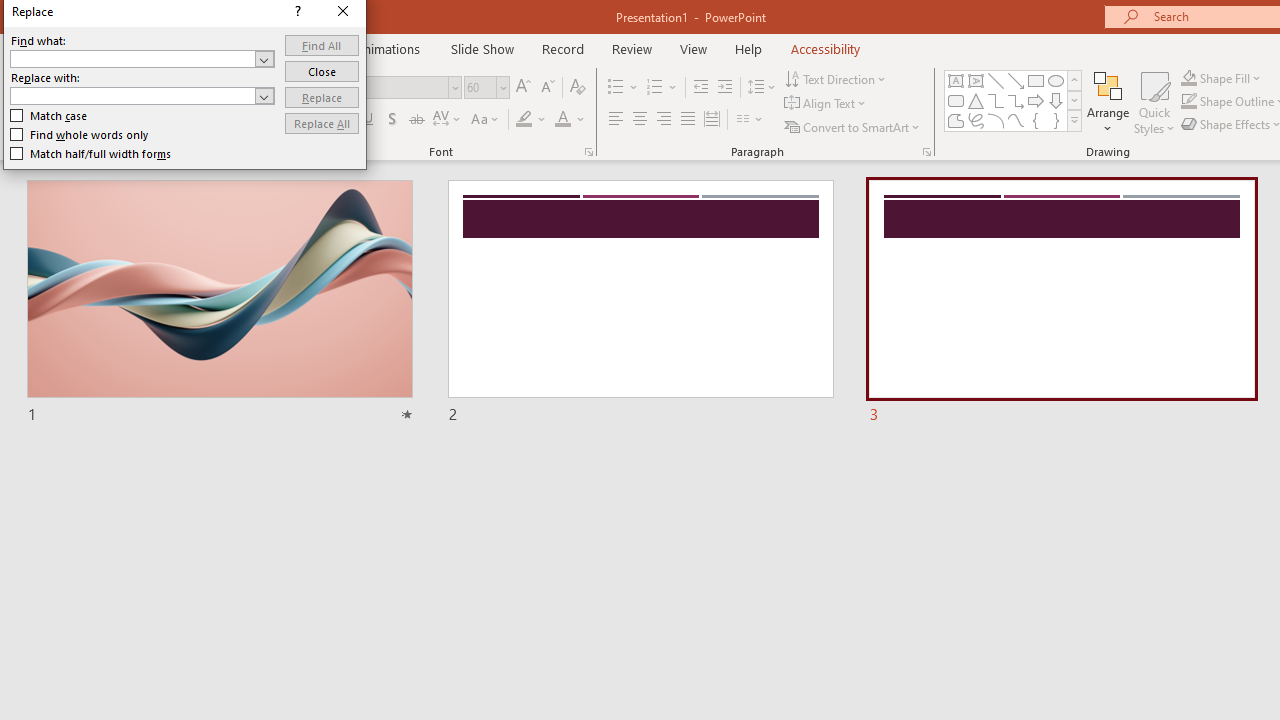  Describe the element at coordinates (749, 119) in the screenshot. I see `'Columns'` at that location.